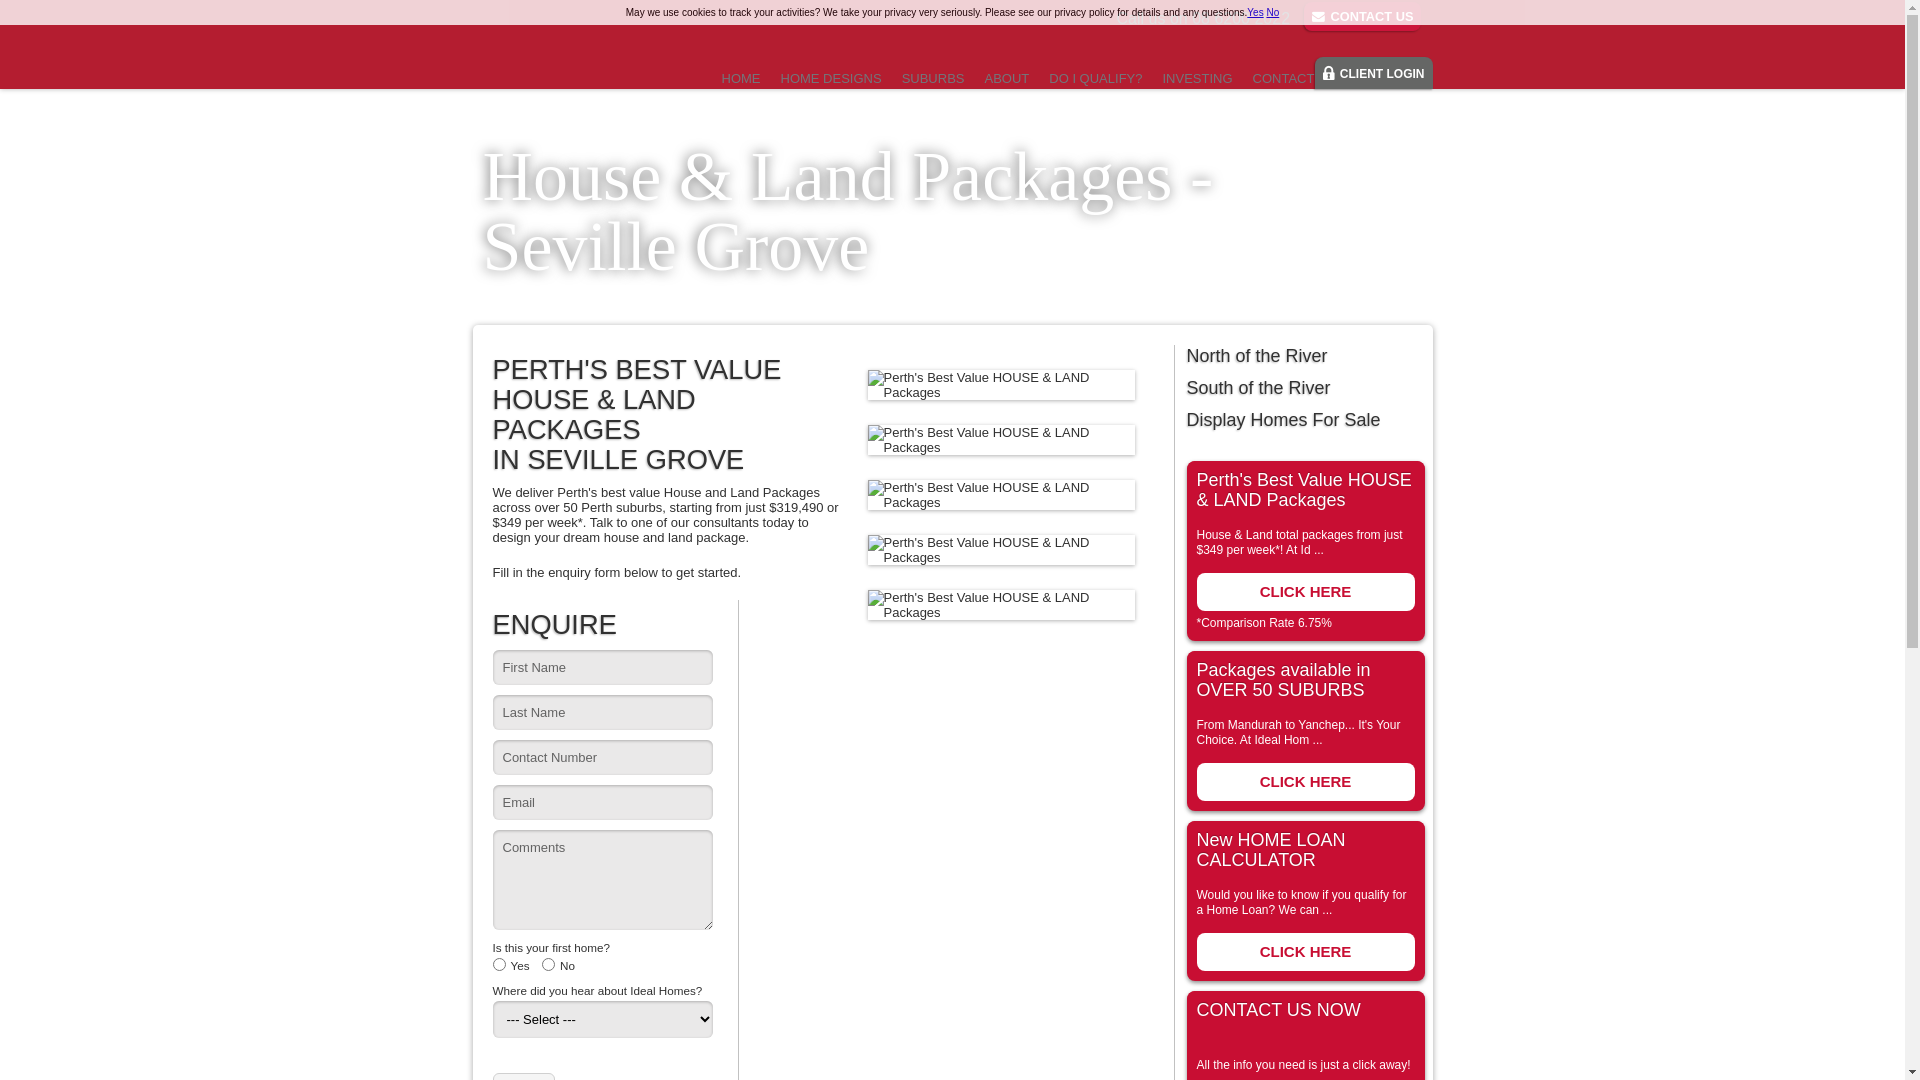  I want to click on 'CONTACT', so click(1283, 77).